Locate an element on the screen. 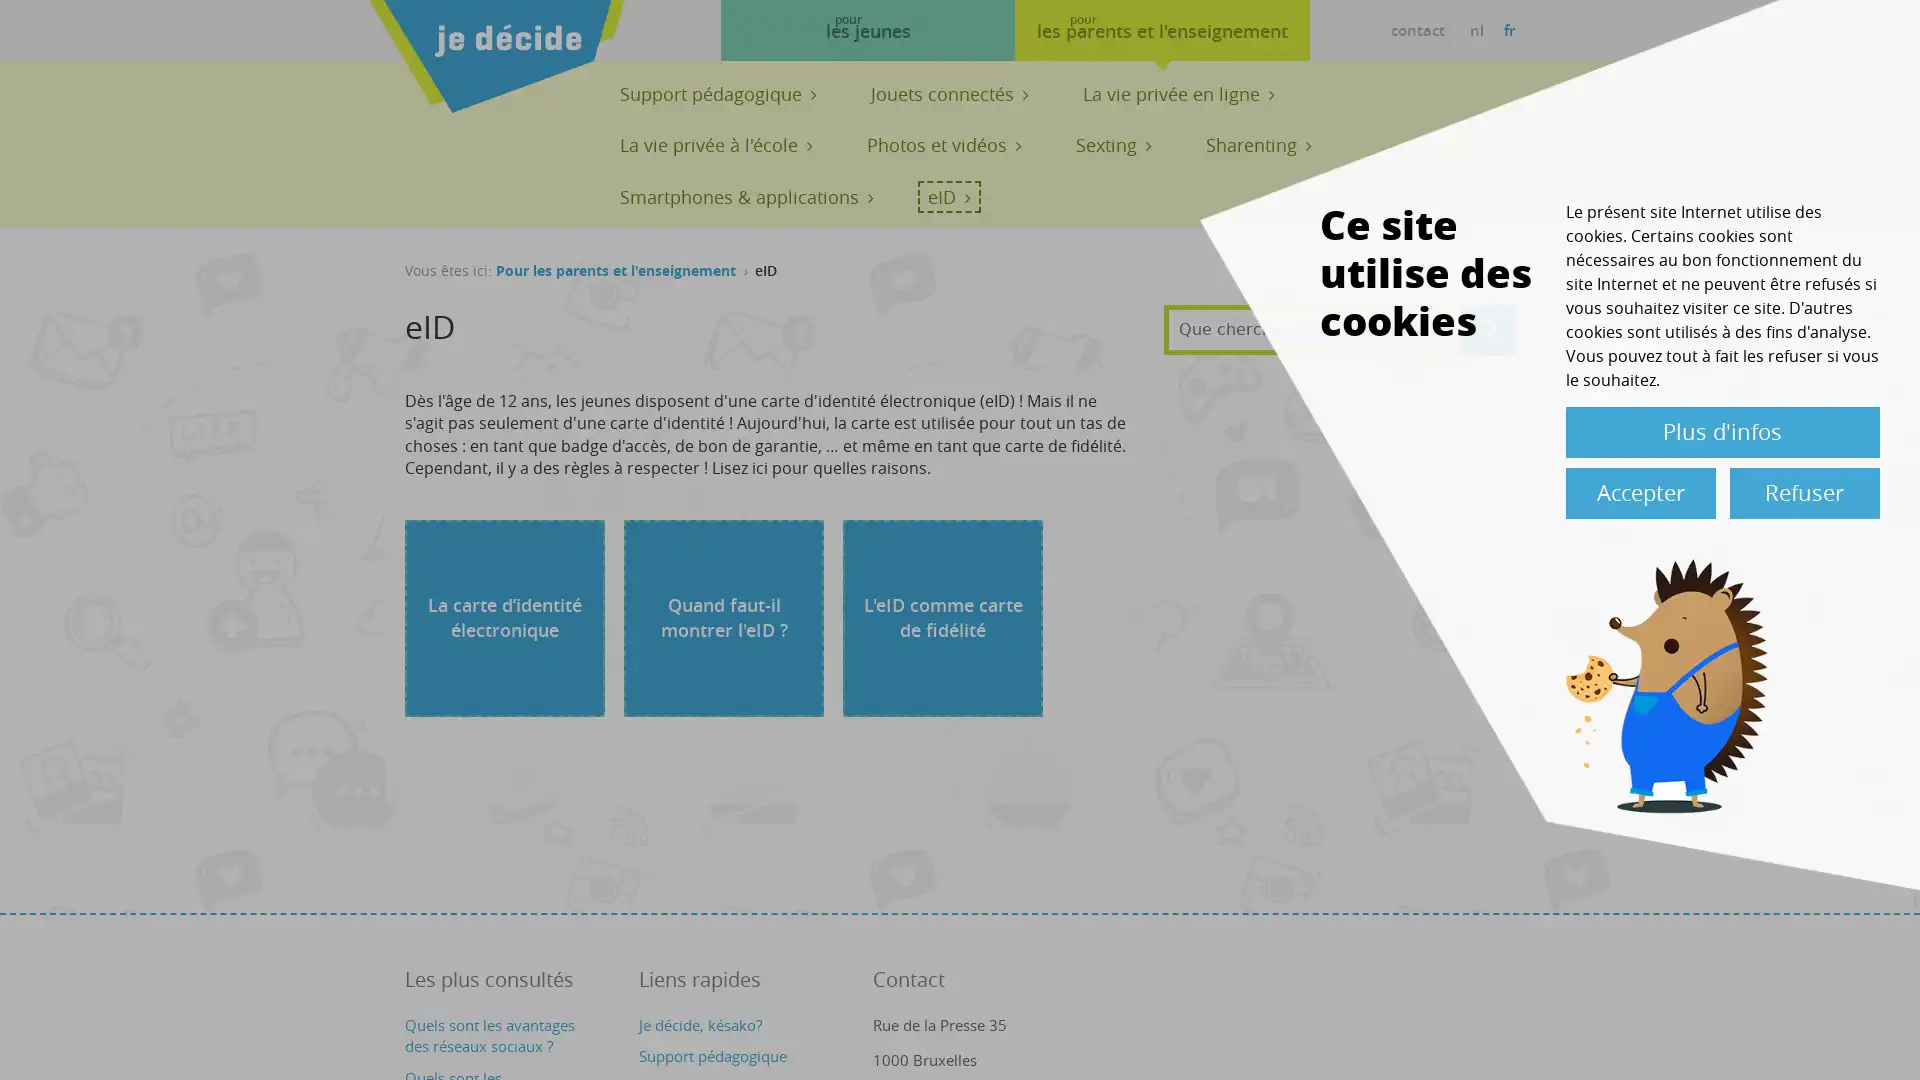  Apply is located at coordinates (1488, 327).